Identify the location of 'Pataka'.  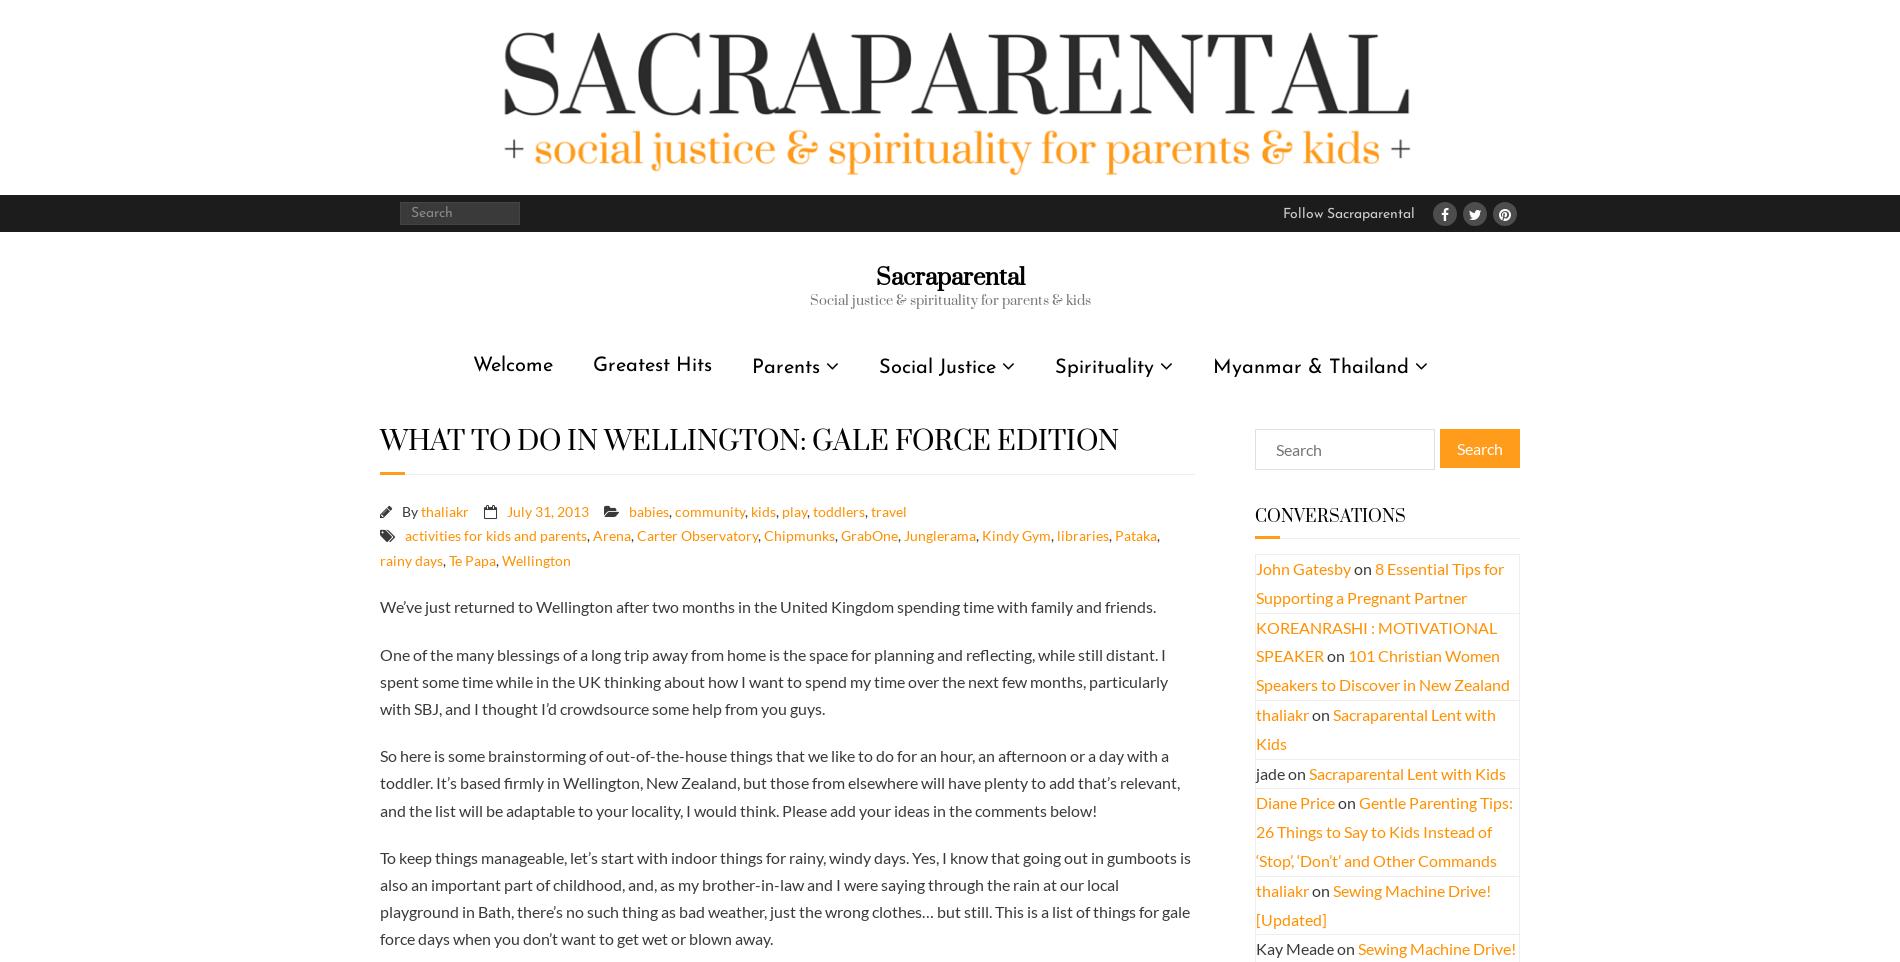
(1114, 535).